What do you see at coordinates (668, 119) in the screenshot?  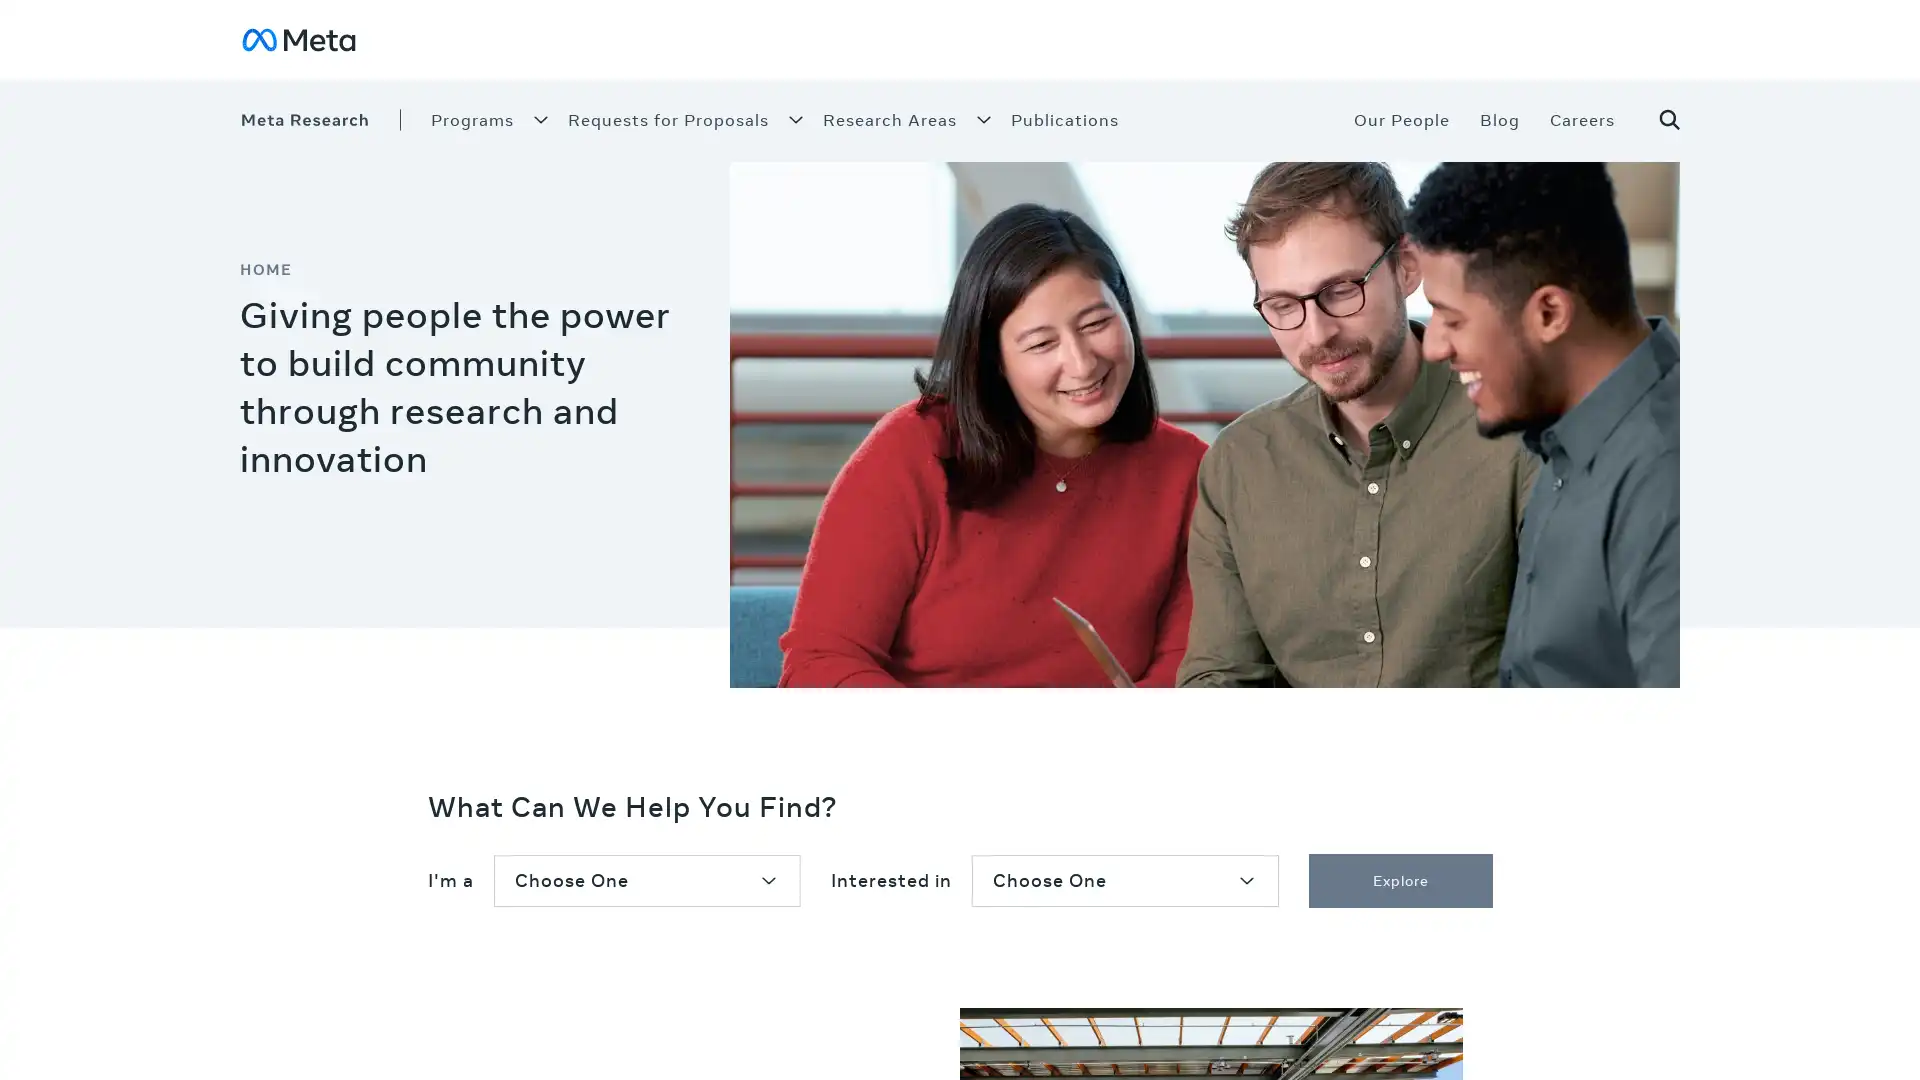 I see `Requests for Proposals` at bounding box center [668, 119].